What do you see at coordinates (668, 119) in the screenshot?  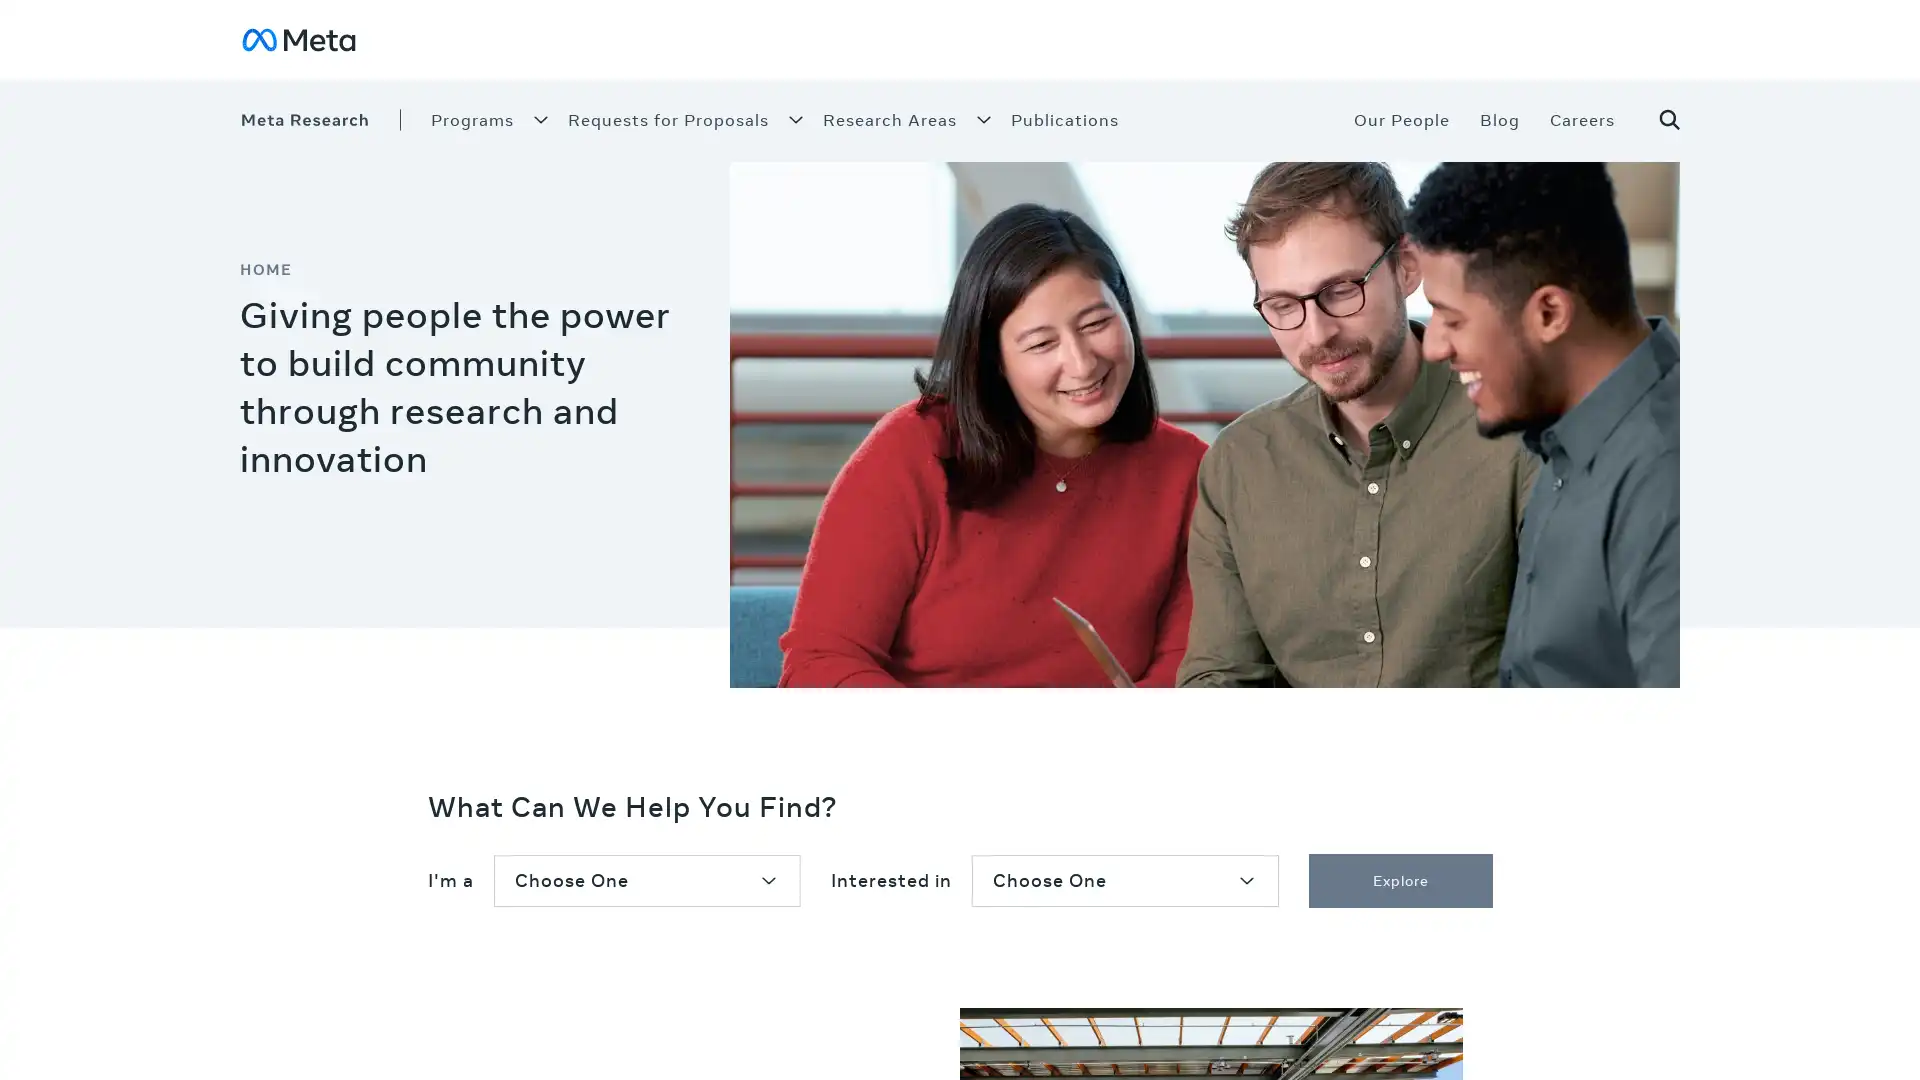 I see `Requests for Proposals` at bounding box center [668, 119].